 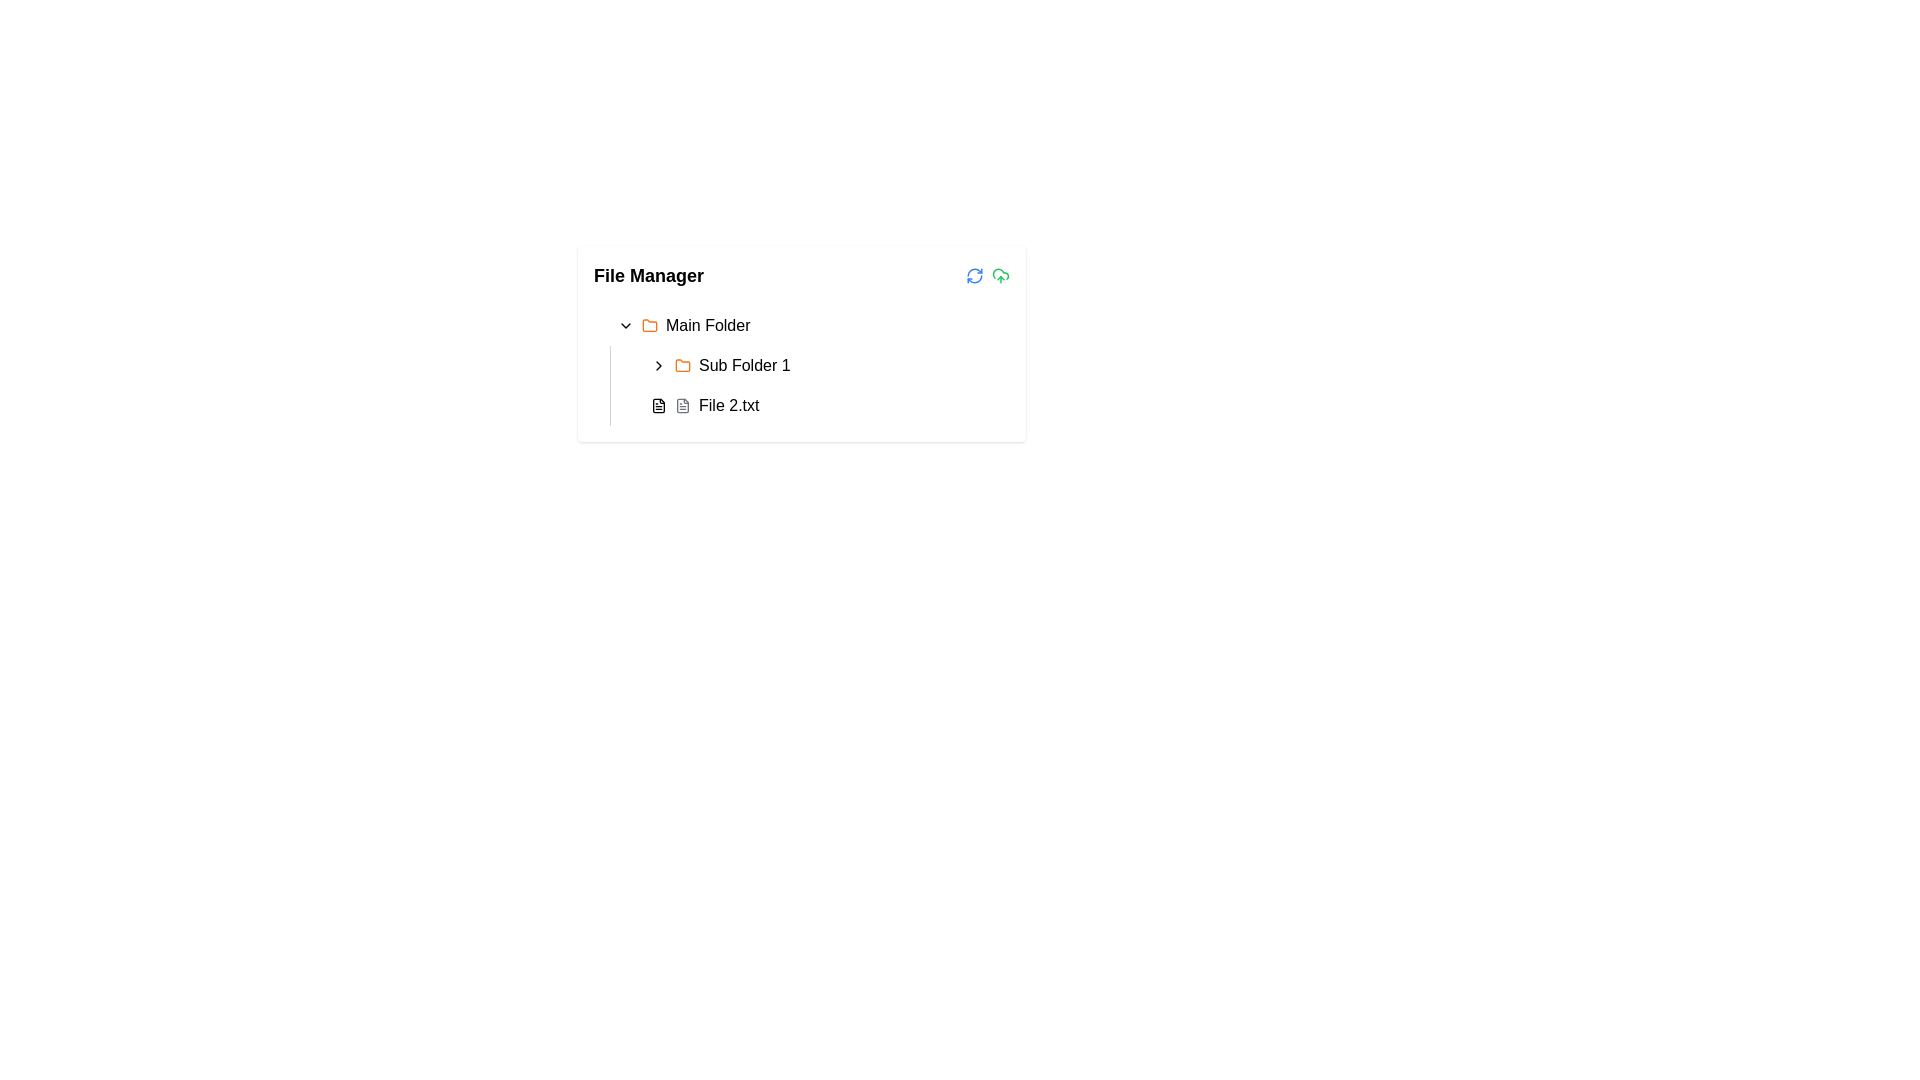 I want to click on the text label displaying 'File 2.txt', which is the last item, so click(x=728, y=405).